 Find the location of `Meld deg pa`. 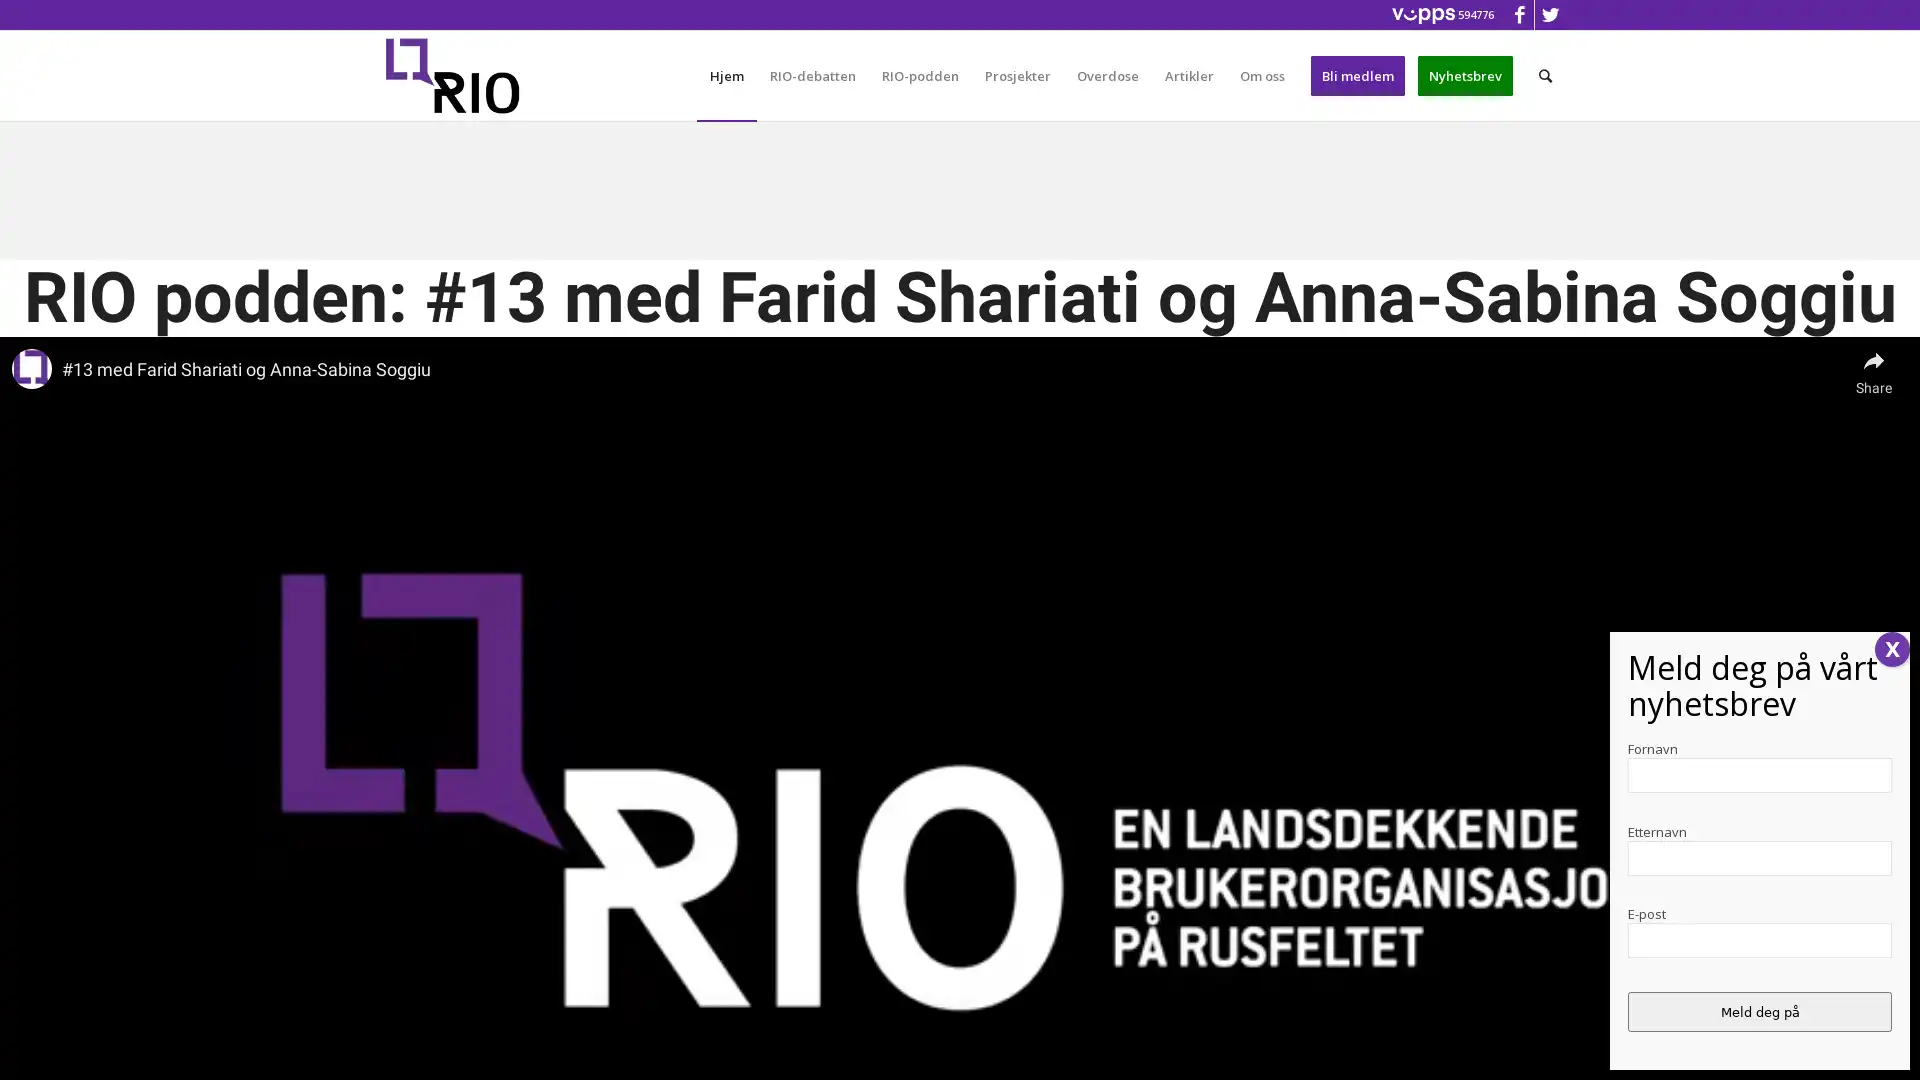

Meld deg pa is located at coordinates (1760, 1011).